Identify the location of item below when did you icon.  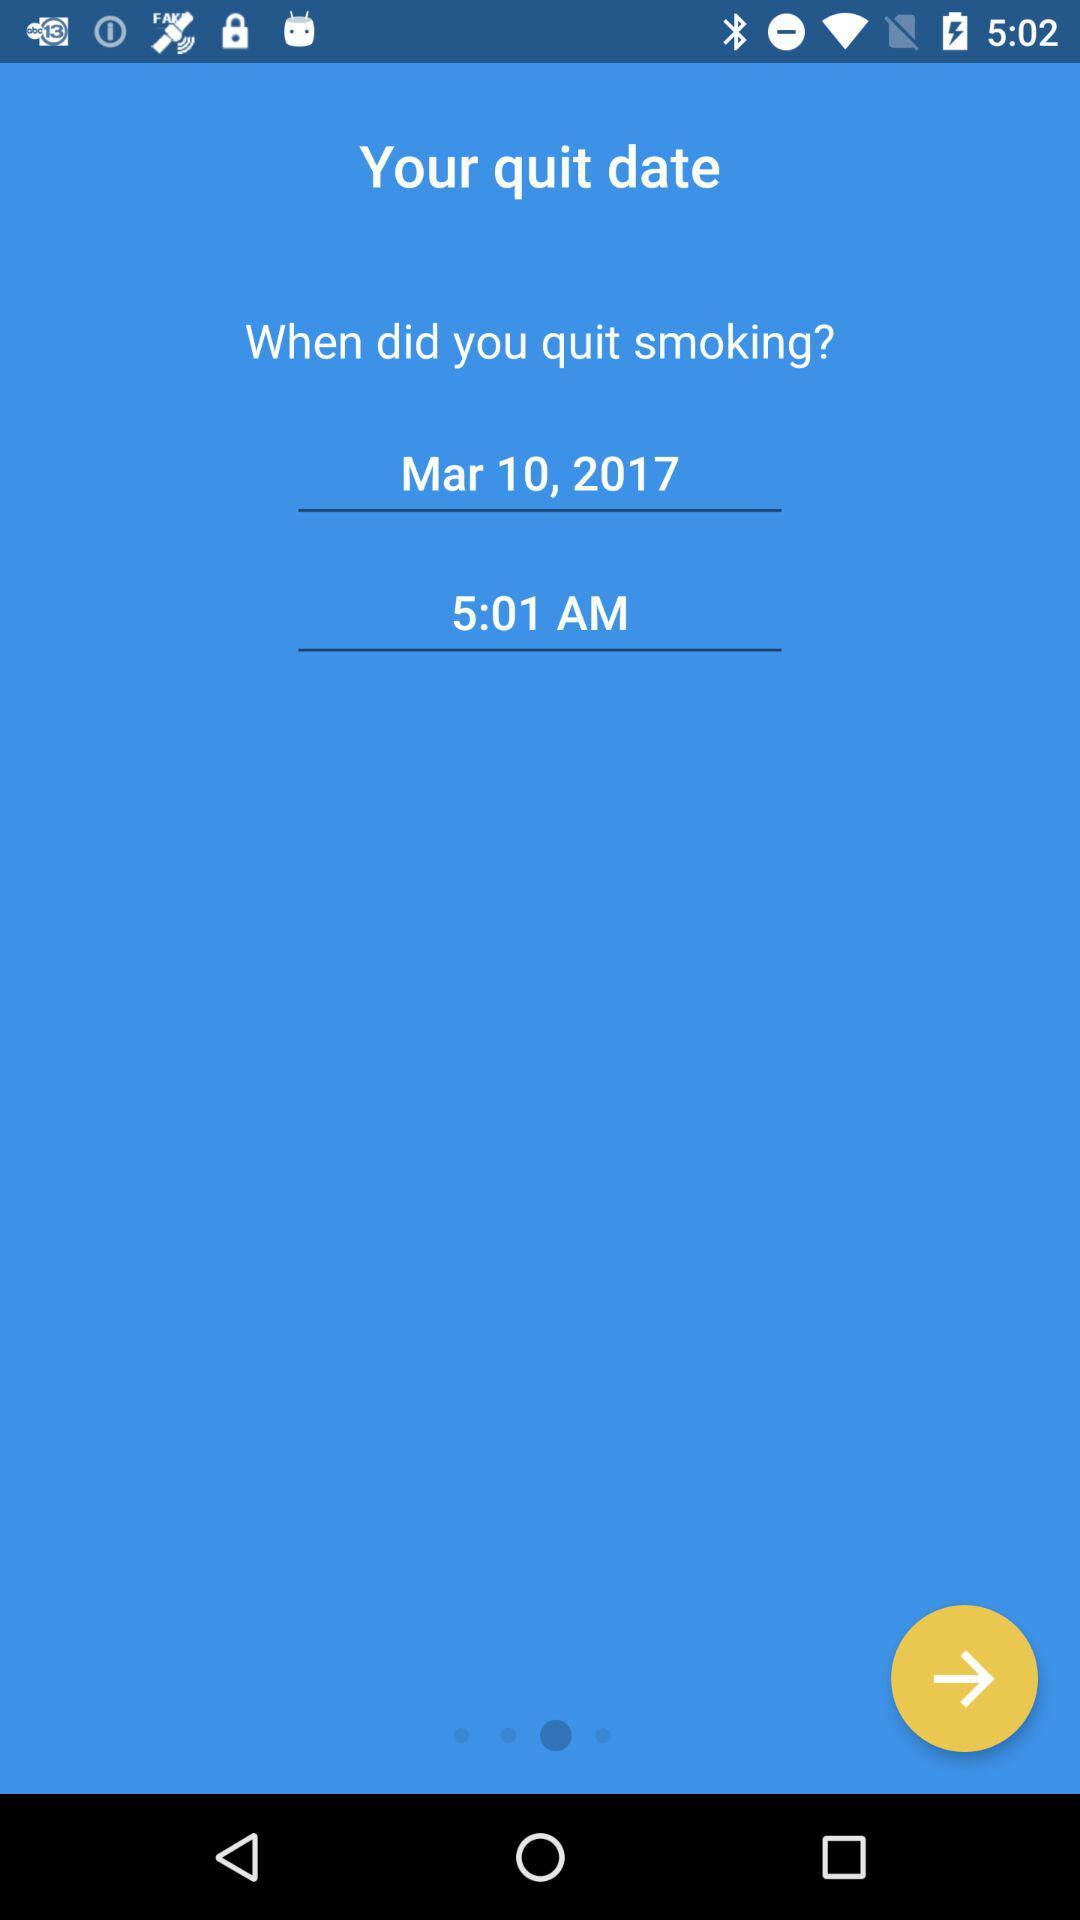
(540, 472).